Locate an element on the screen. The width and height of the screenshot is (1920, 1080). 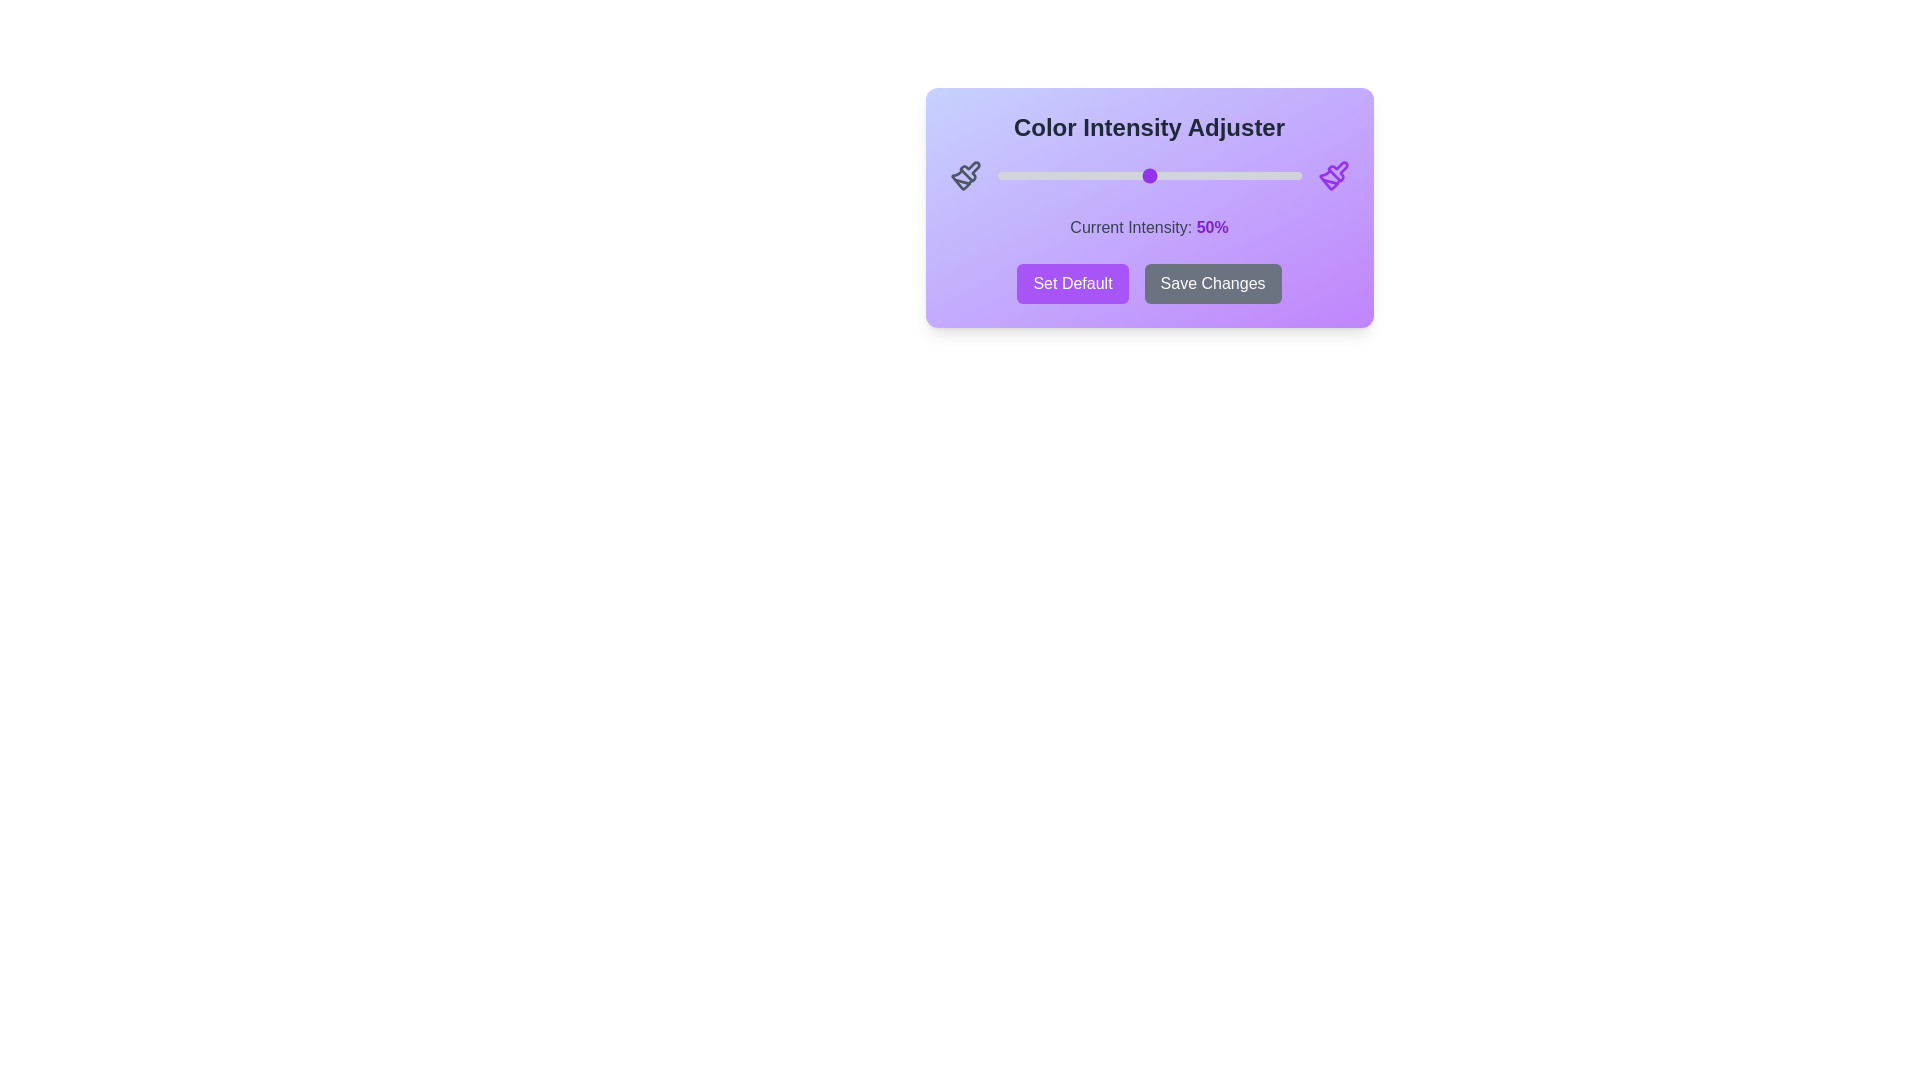
the slider to 82% to adjust the color intensity is located at coordinates (1245, 175).